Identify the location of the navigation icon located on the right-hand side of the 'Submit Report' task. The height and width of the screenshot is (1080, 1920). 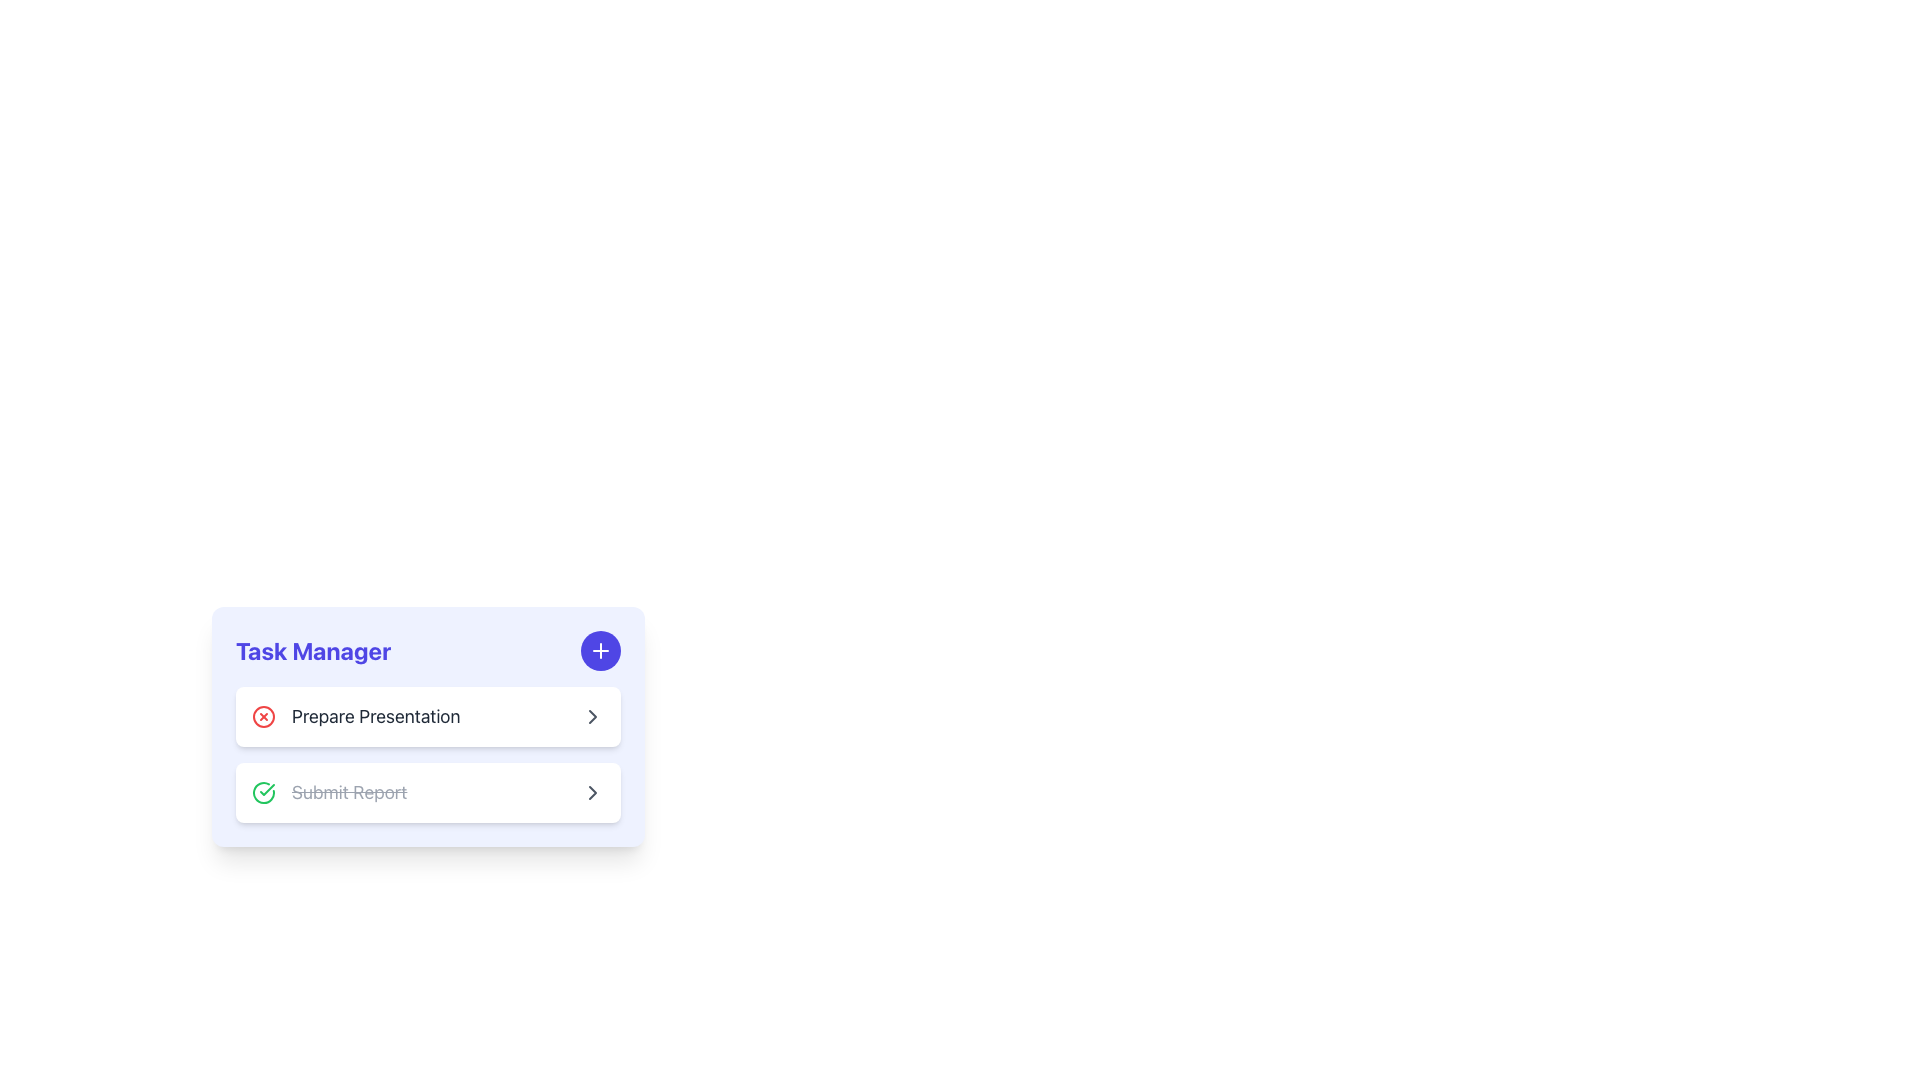
(592, 792).